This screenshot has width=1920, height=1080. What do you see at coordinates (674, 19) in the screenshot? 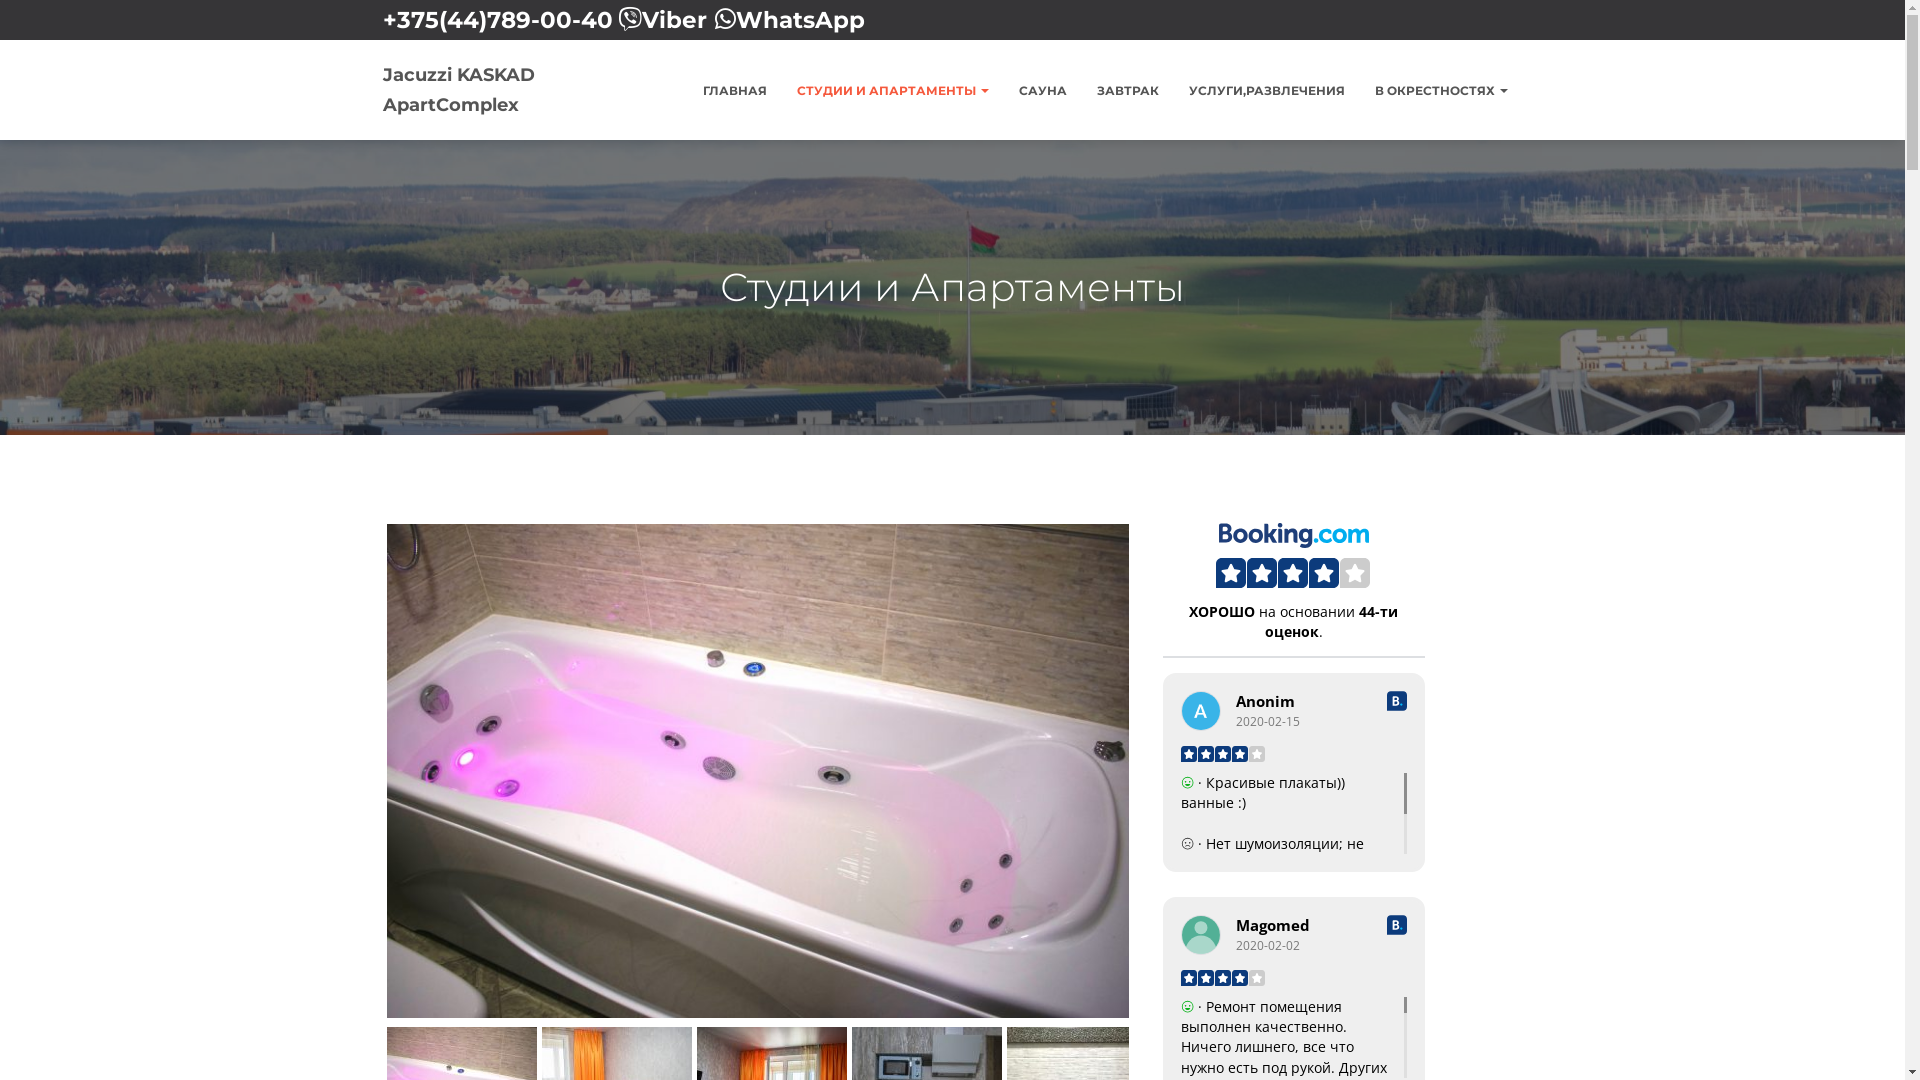
I see `'Viber'` at bounding box center [674, 19].